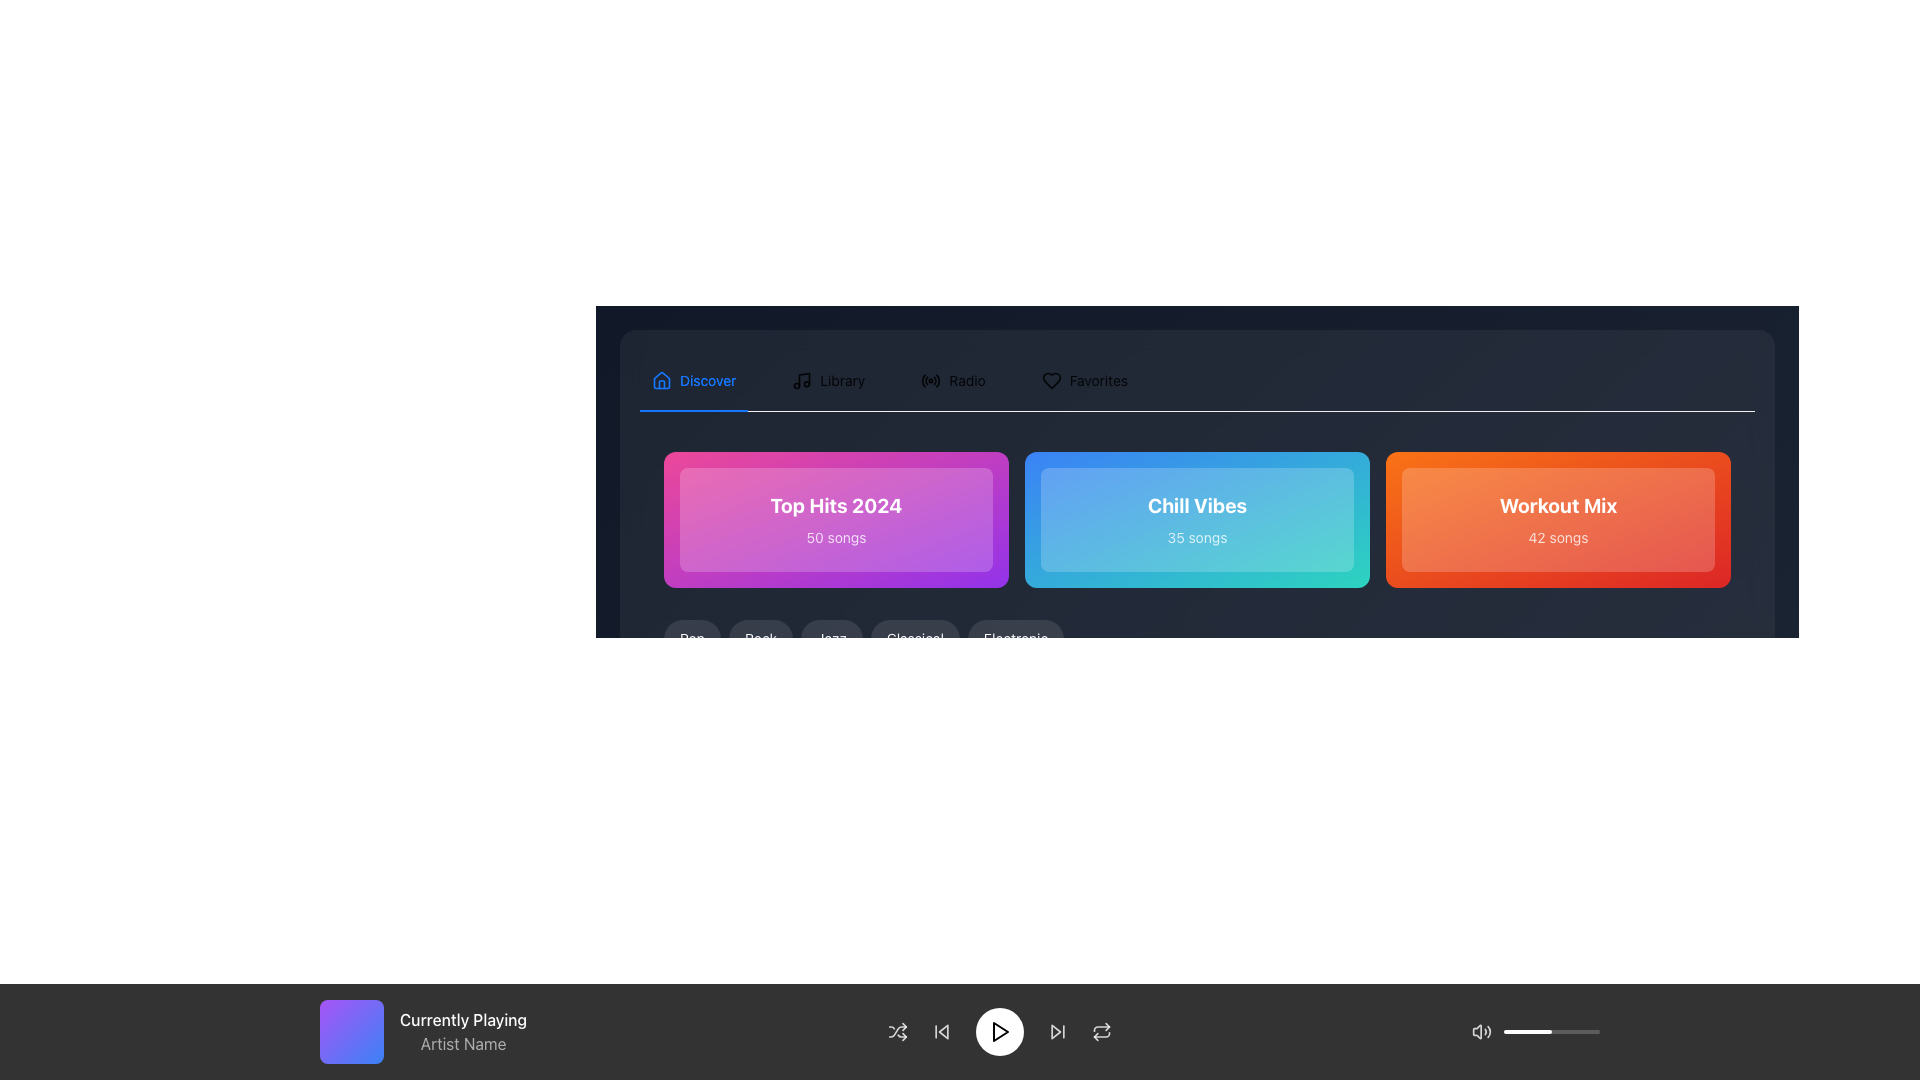  What do you see at coordinates (828, 381) in the screenshot?
I see `the second navigation tab, which directs to the Library section` at bounding box center [828, 381].